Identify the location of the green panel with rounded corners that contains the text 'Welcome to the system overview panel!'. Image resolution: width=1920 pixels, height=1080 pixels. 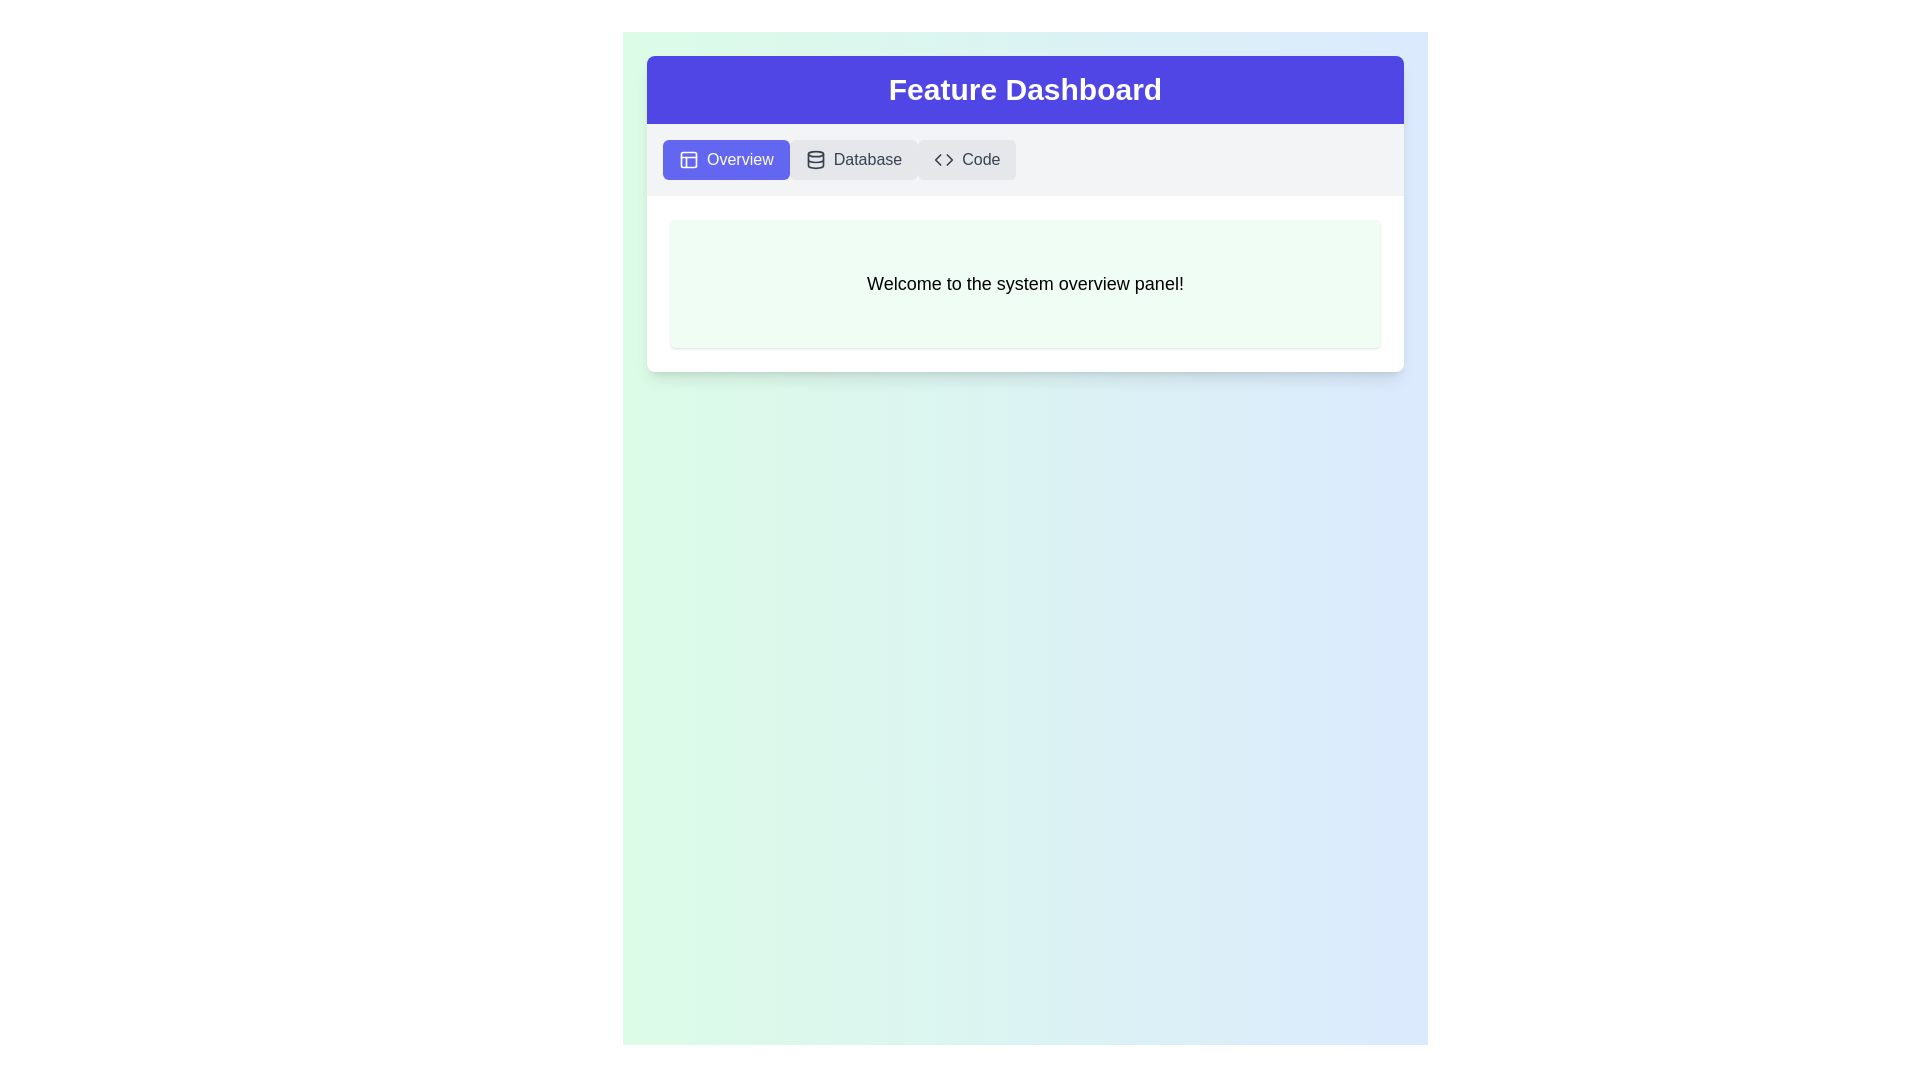
(1025, 284).